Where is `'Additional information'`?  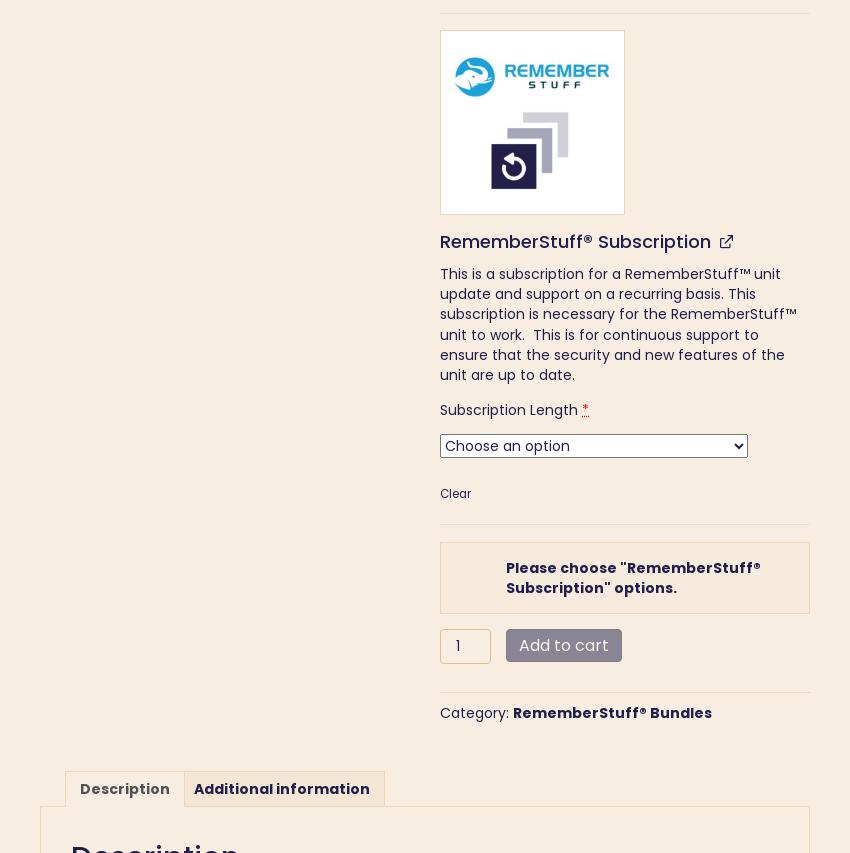 'Additional information' is located at coordinates (281, 788).